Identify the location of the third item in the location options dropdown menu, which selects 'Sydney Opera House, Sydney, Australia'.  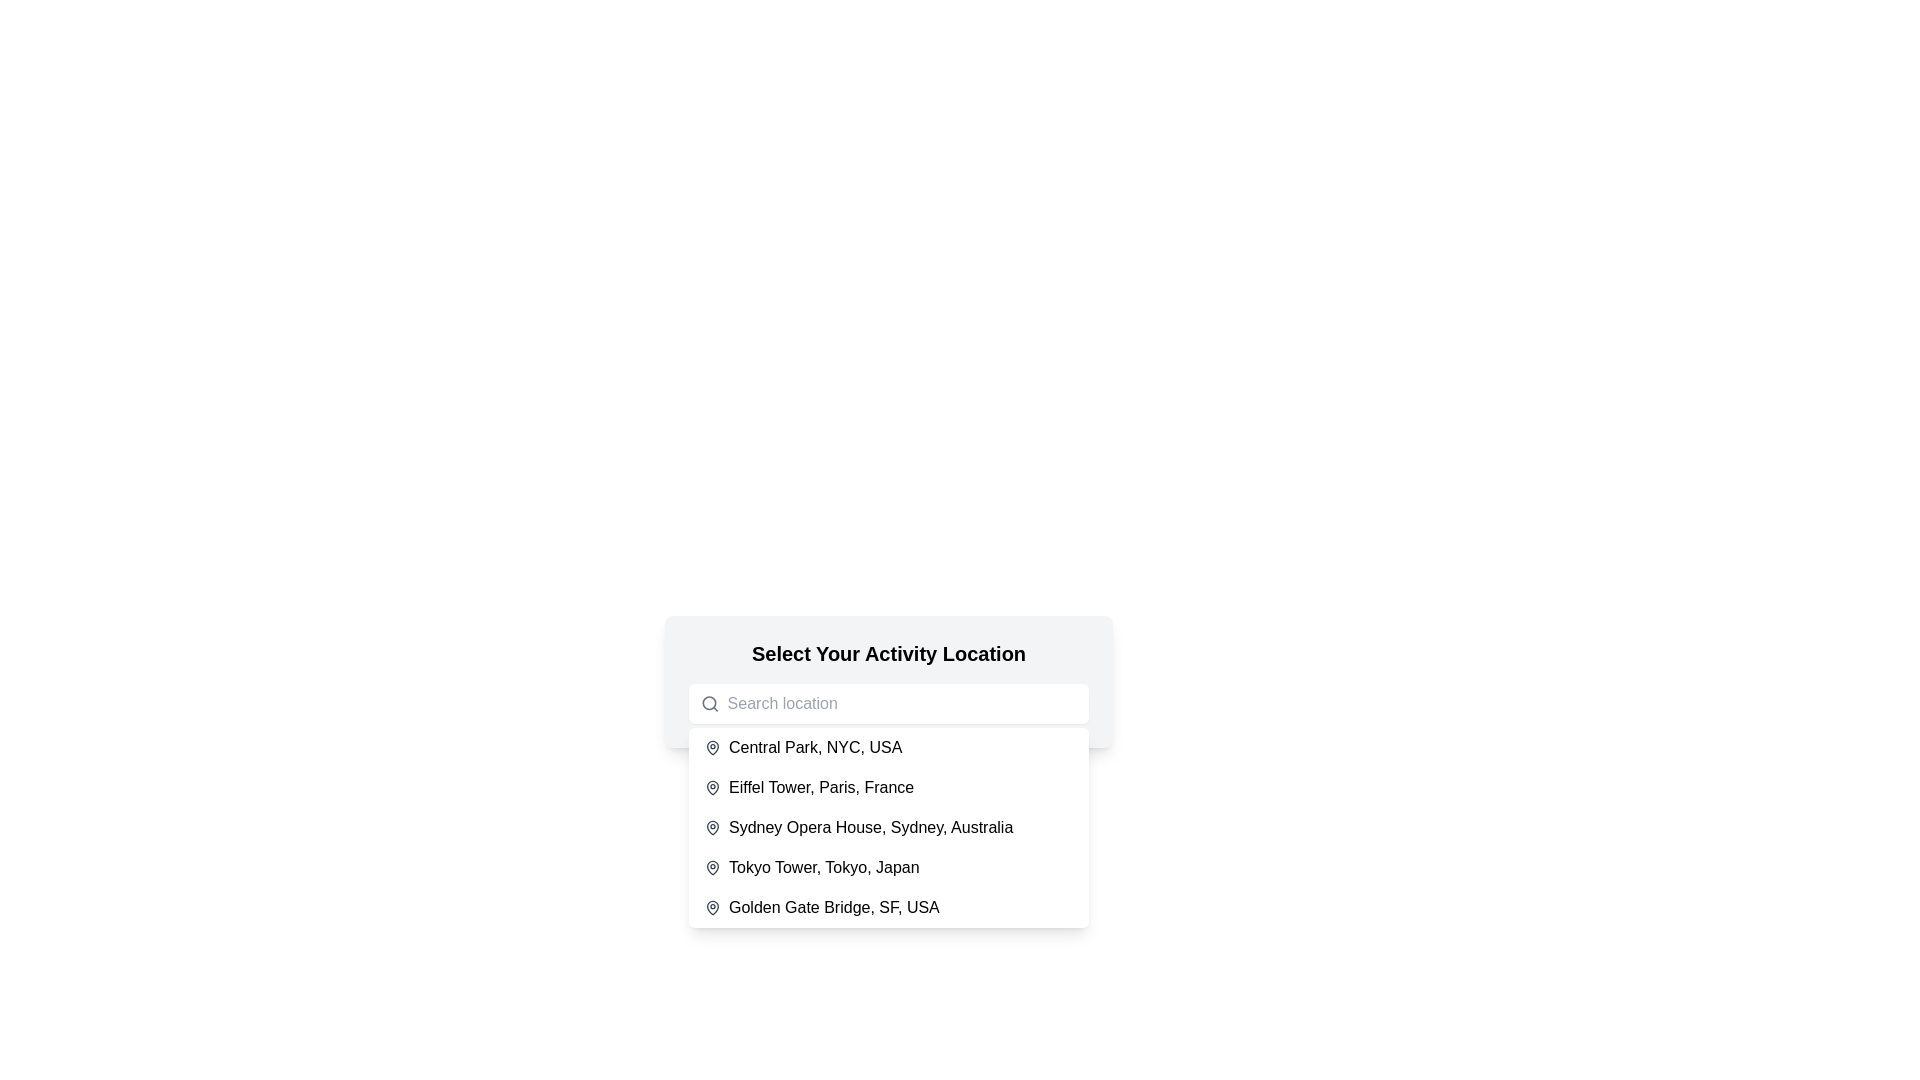
(871, 828).